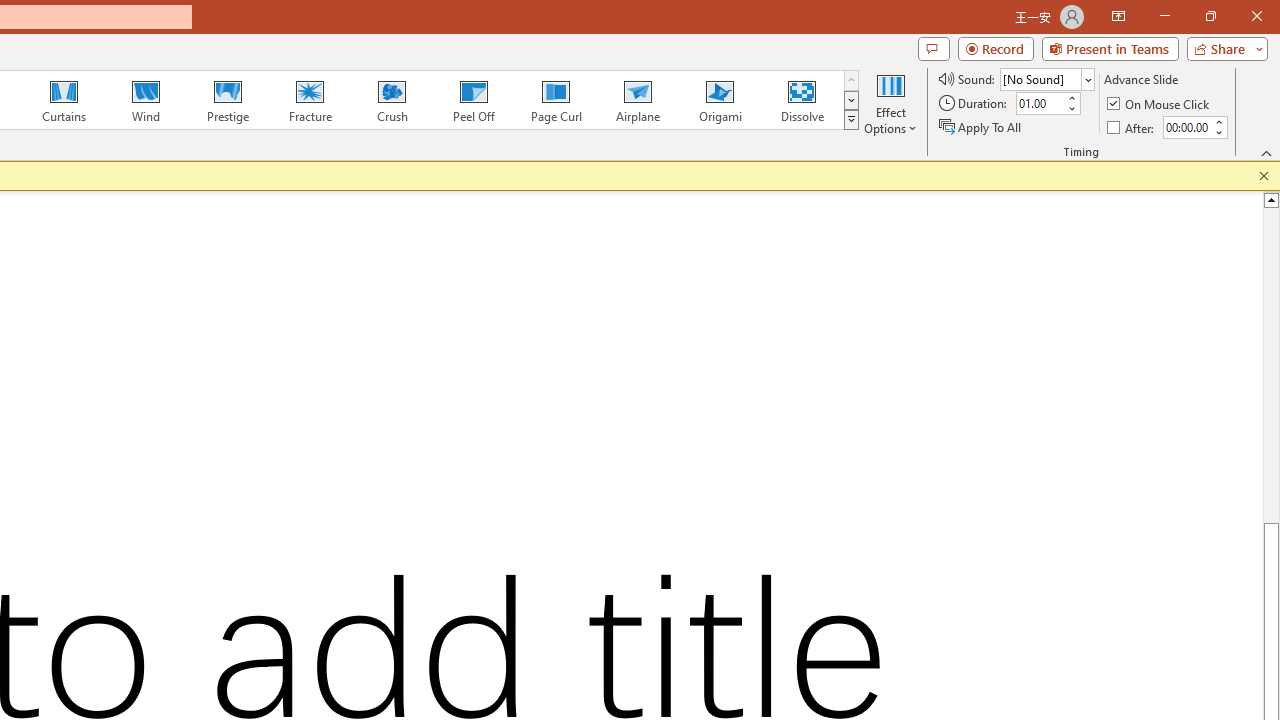 Image resolution: width=1280 pixels, height=720 pixels. What do you see at coordinates (636, 100) in the screenshot?
I see `'Airplane'` at bounding box center [636, 100].